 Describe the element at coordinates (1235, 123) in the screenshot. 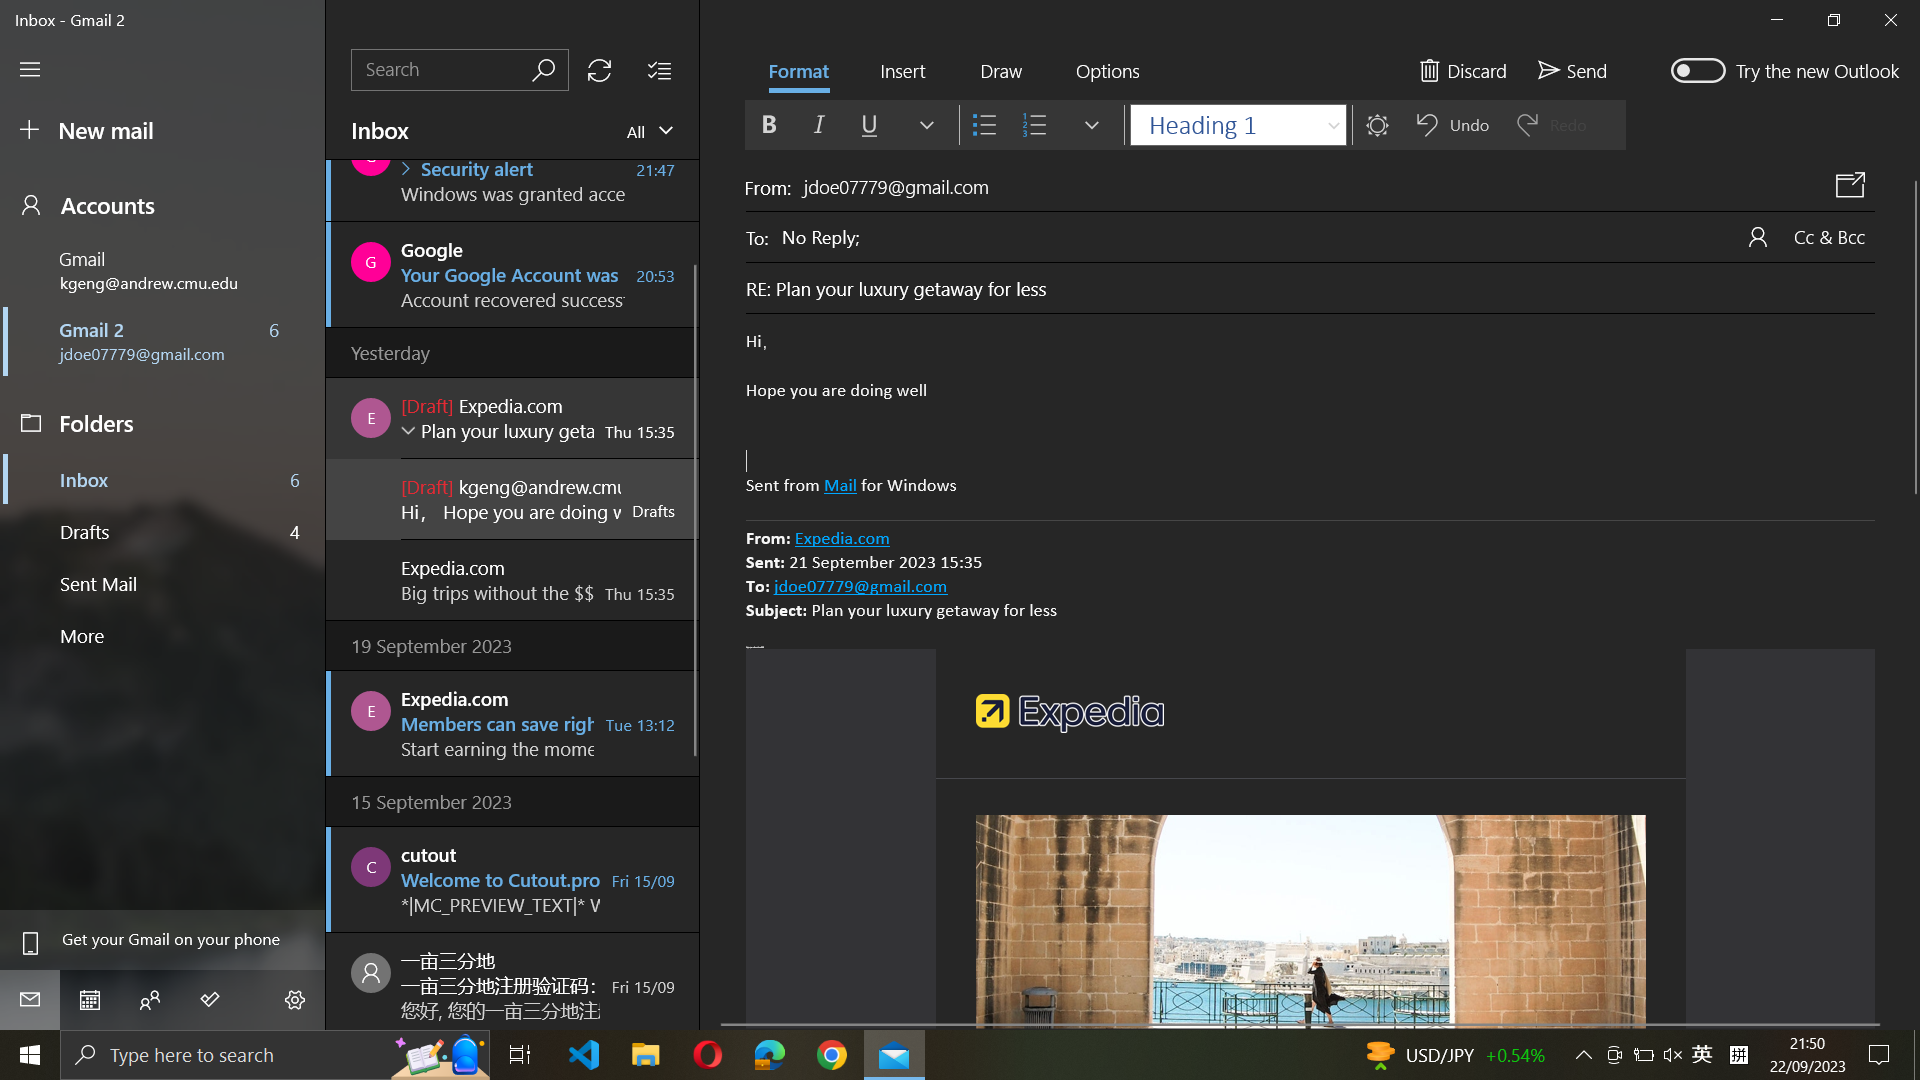

I see `Alter font style to Arial` at that location.